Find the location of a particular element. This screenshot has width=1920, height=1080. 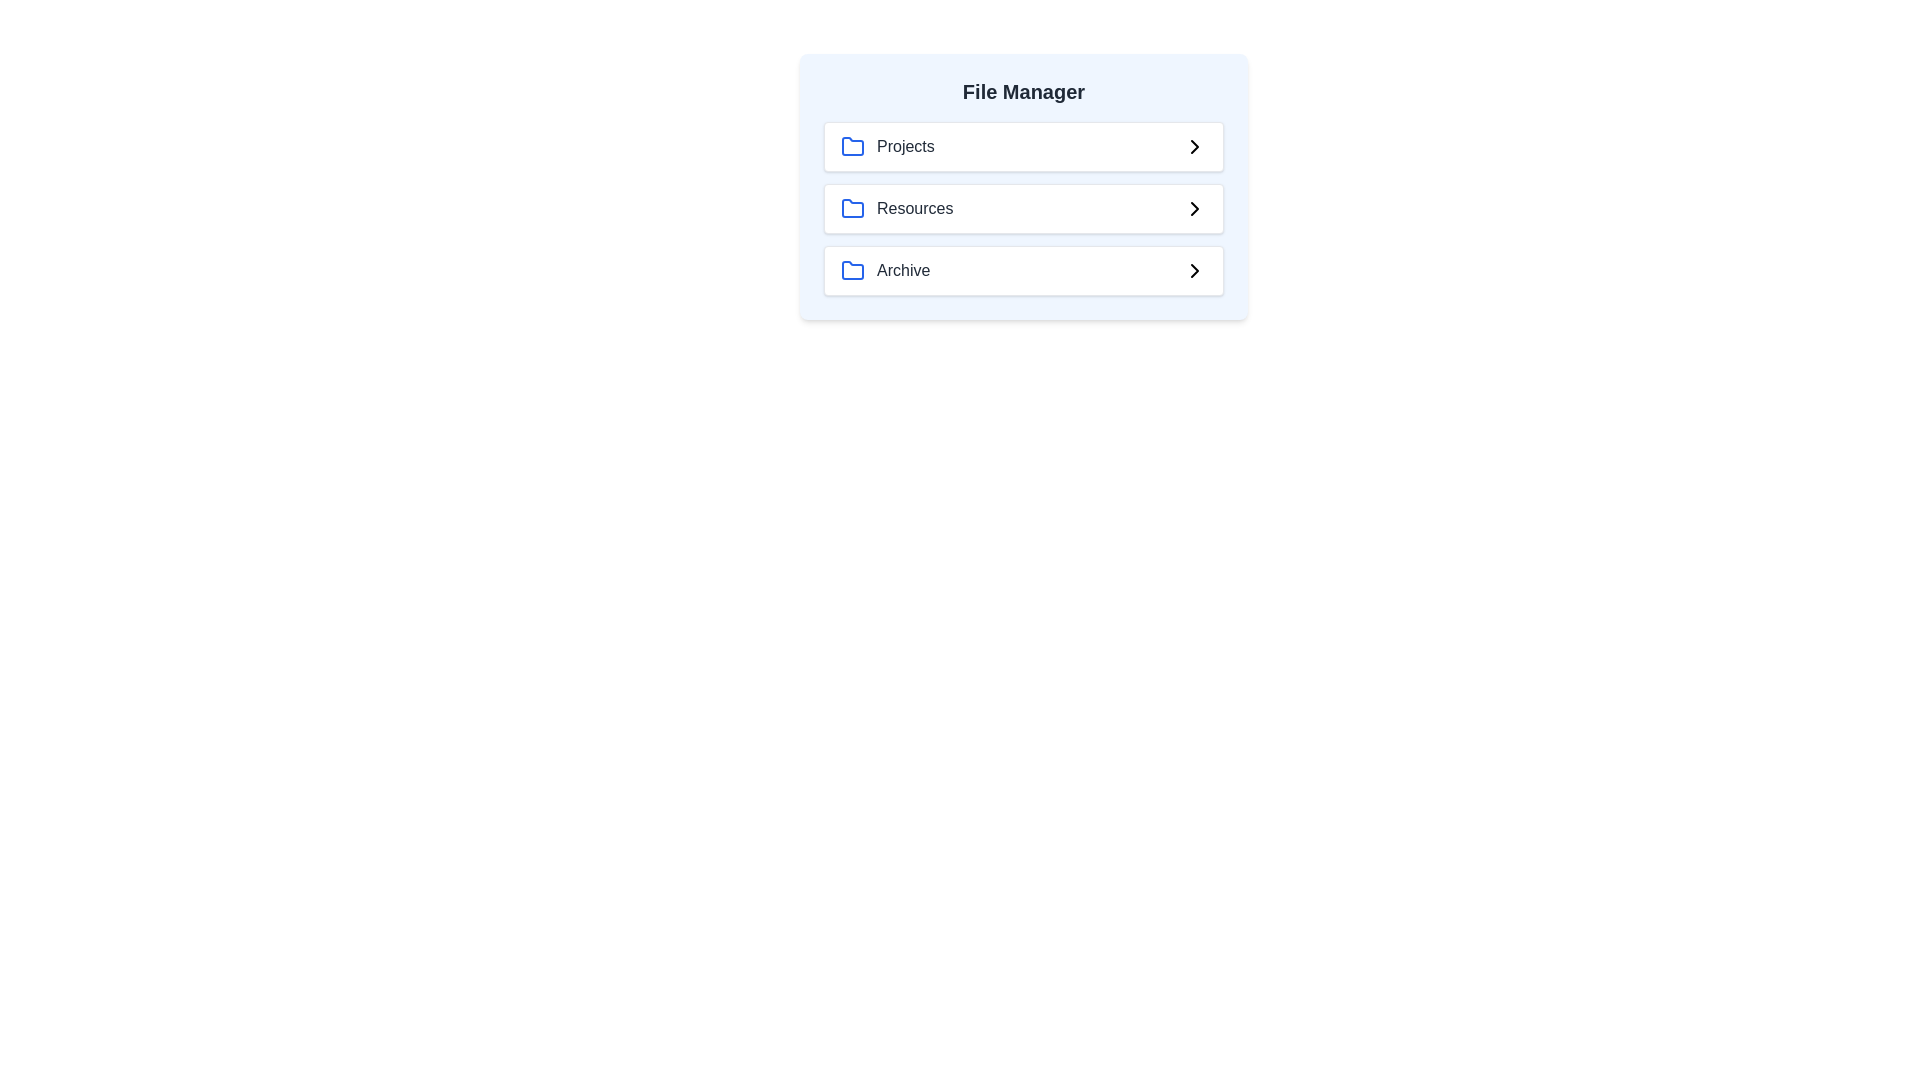

the second section of the vertical list titled 'Resources' within the 'File Manager' is located at coordinates (1023, 208).